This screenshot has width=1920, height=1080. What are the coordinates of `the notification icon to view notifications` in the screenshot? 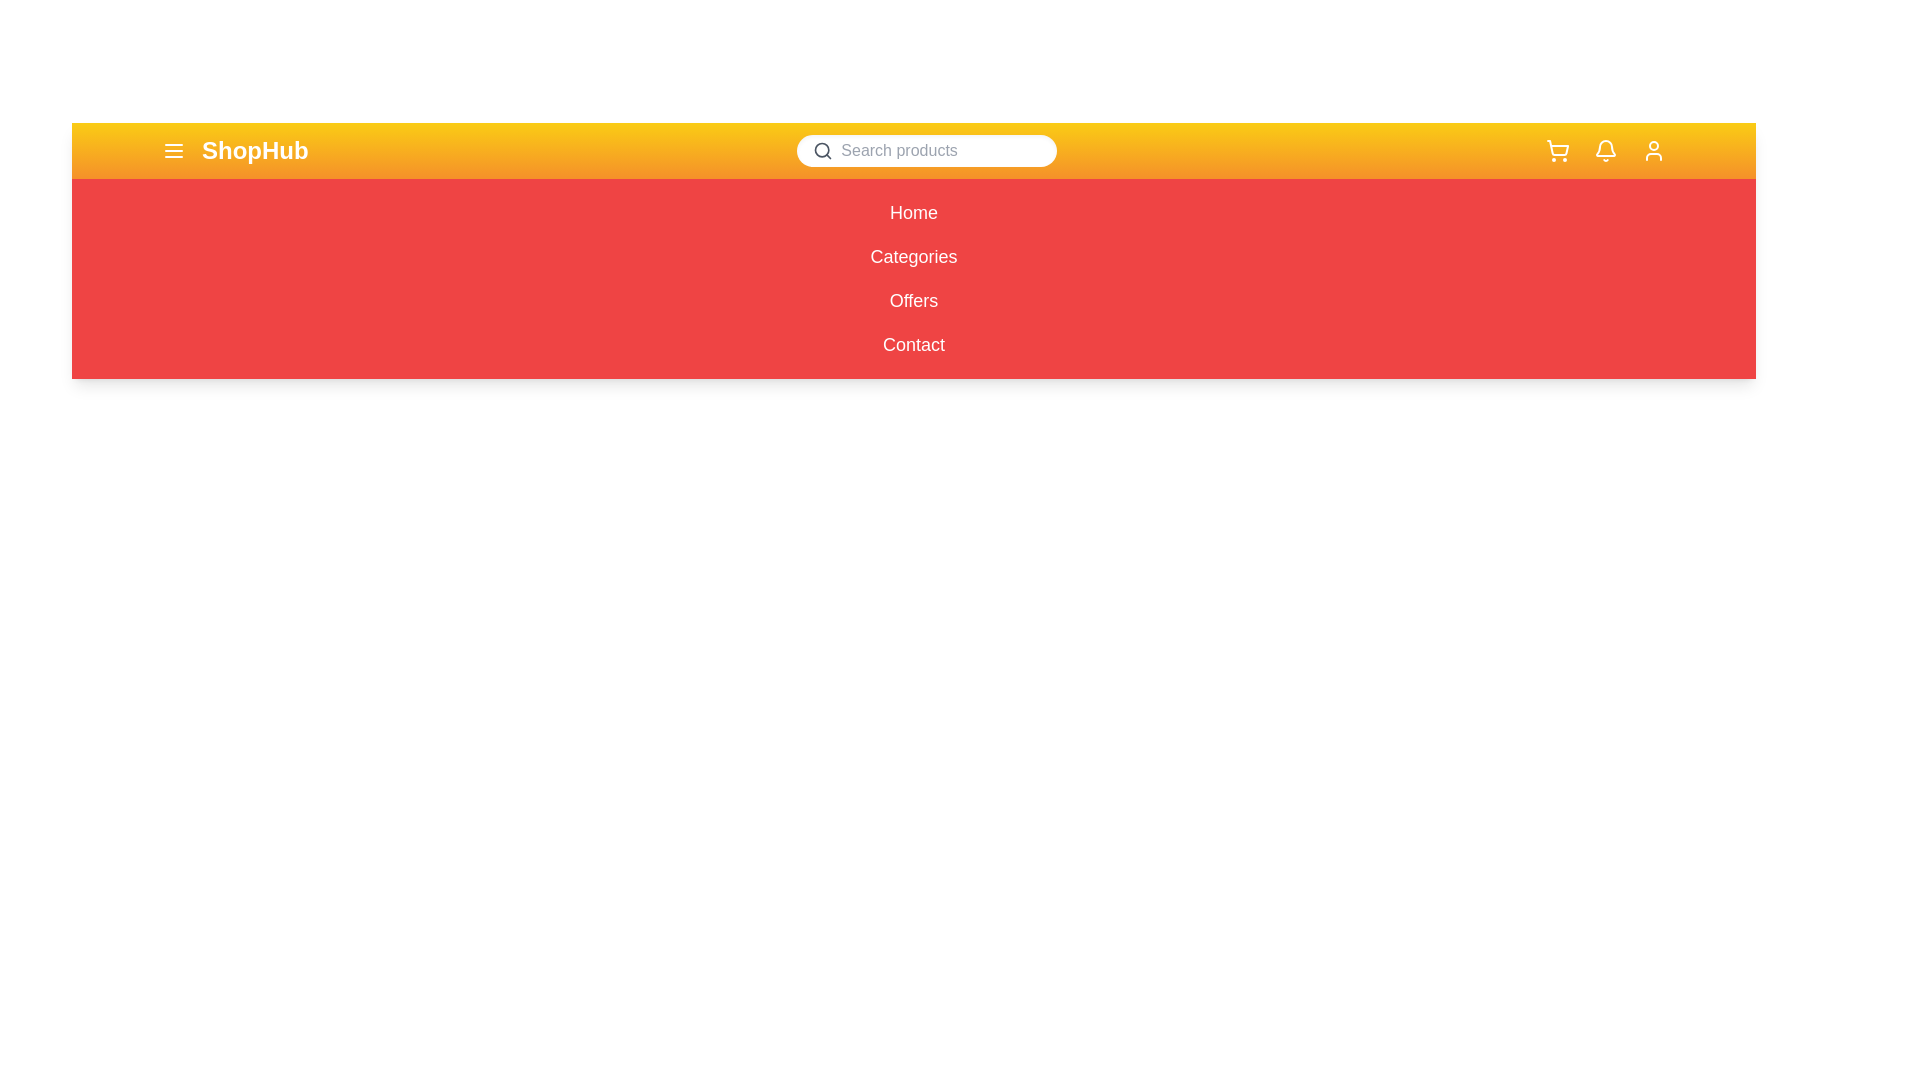 It's located at (1605, 149).